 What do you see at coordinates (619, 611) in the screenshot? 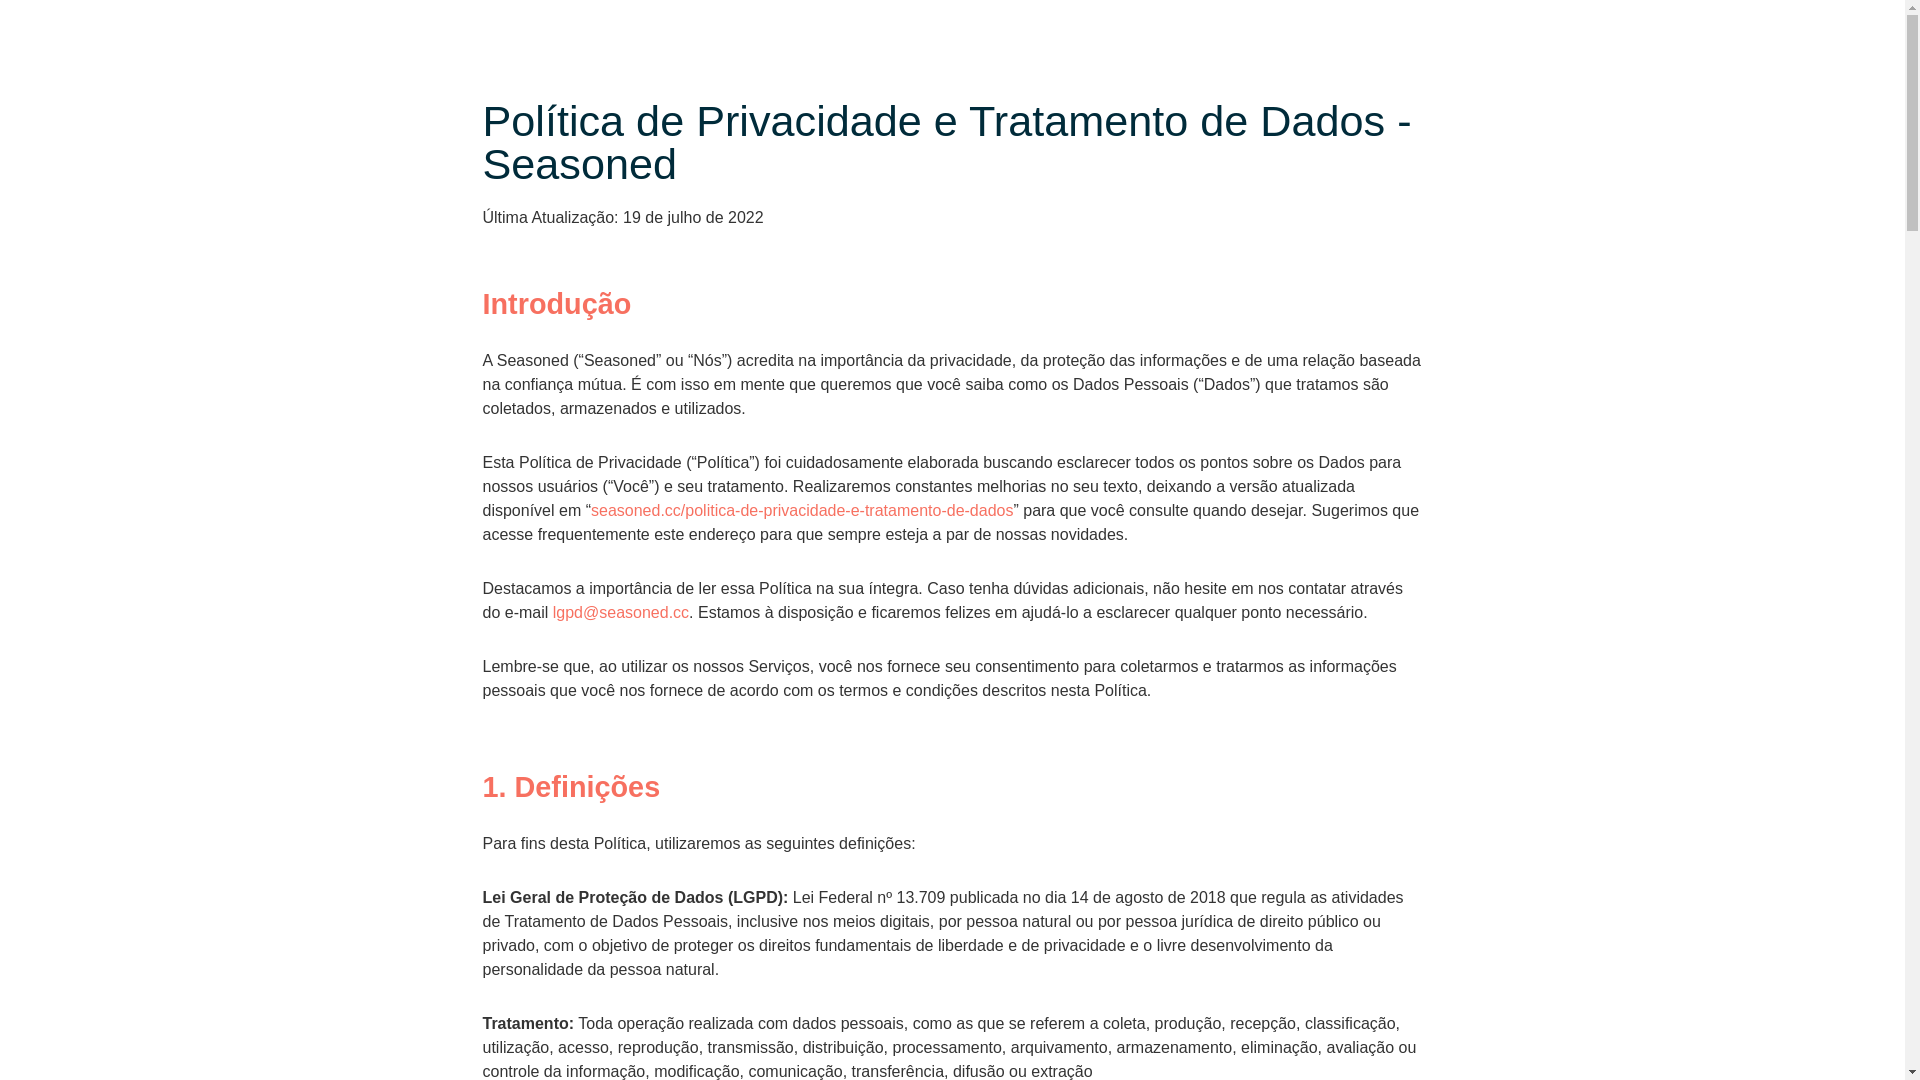
I see `'lgpd@seasoned.cc'` at bounding box center [619, 611].